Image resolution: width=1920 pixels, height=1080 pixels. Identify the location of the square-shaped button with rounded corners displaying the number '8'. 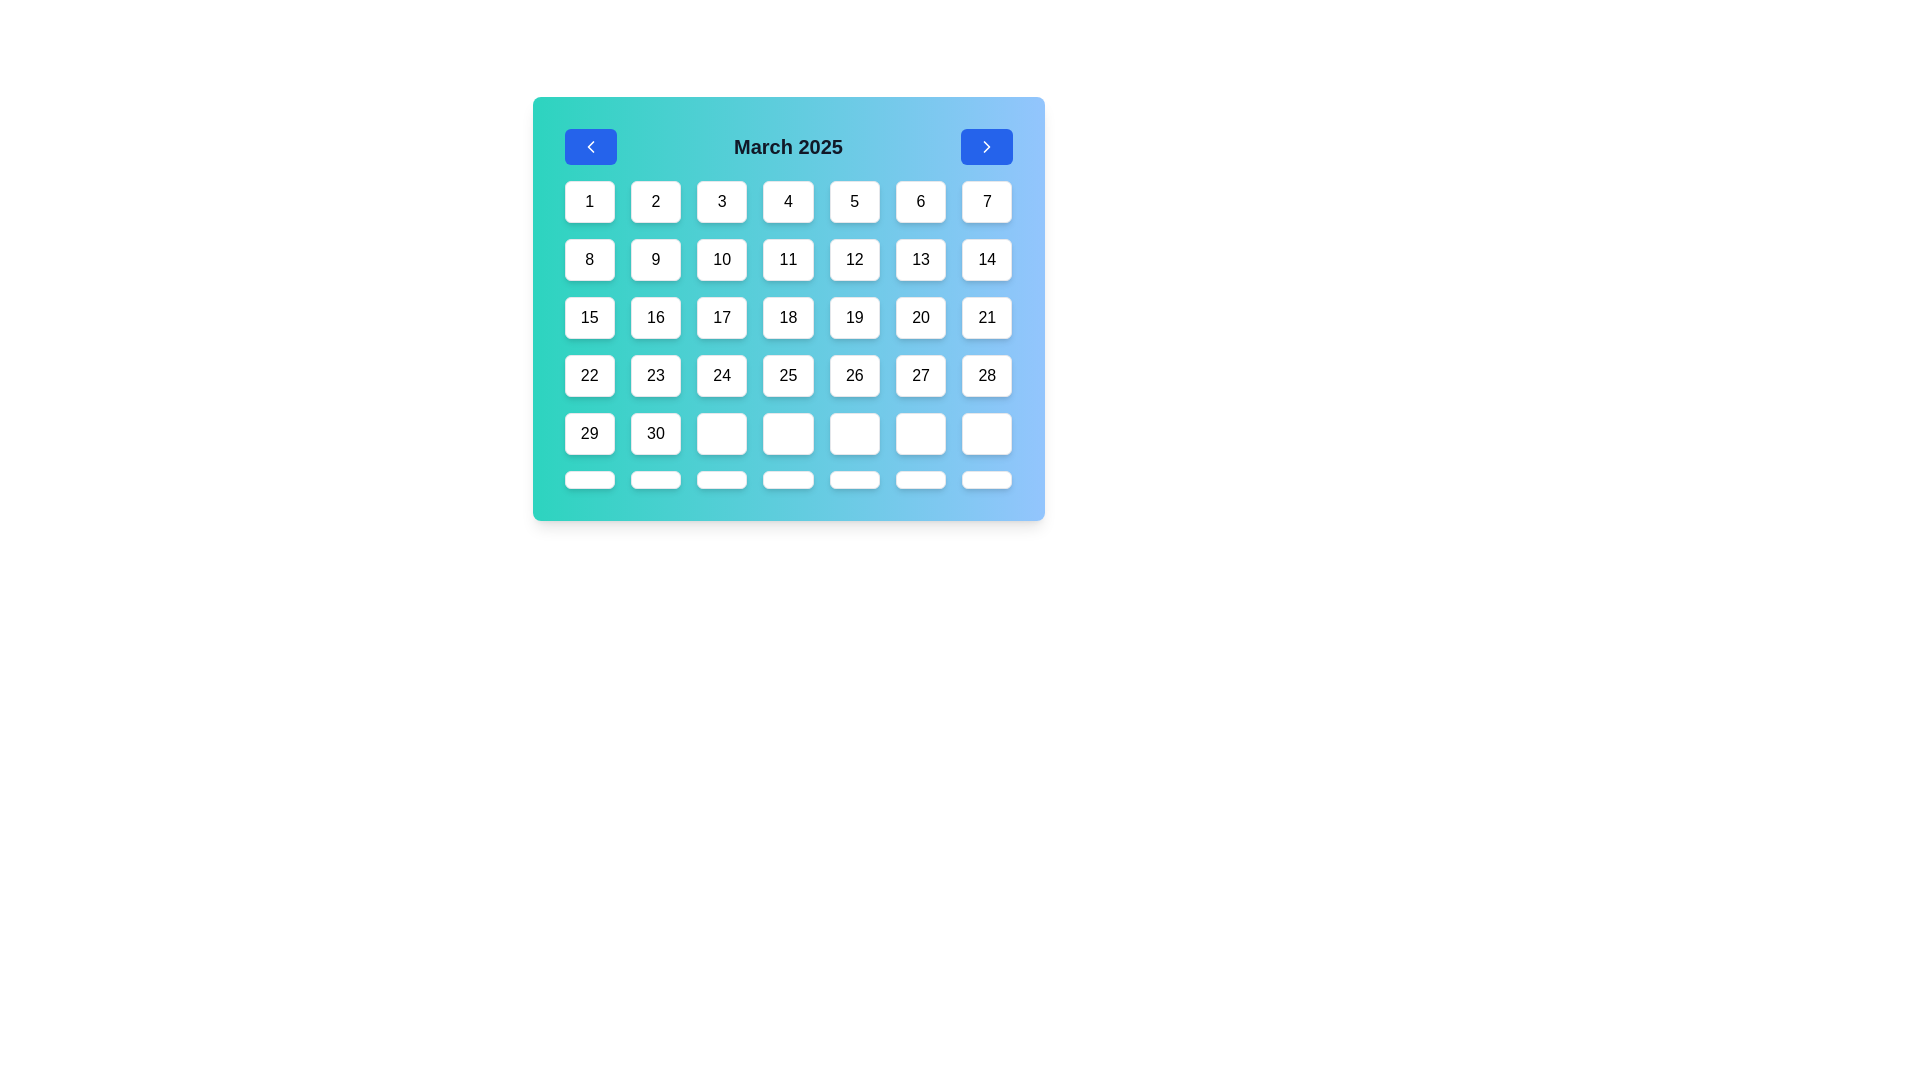
(588, 258).